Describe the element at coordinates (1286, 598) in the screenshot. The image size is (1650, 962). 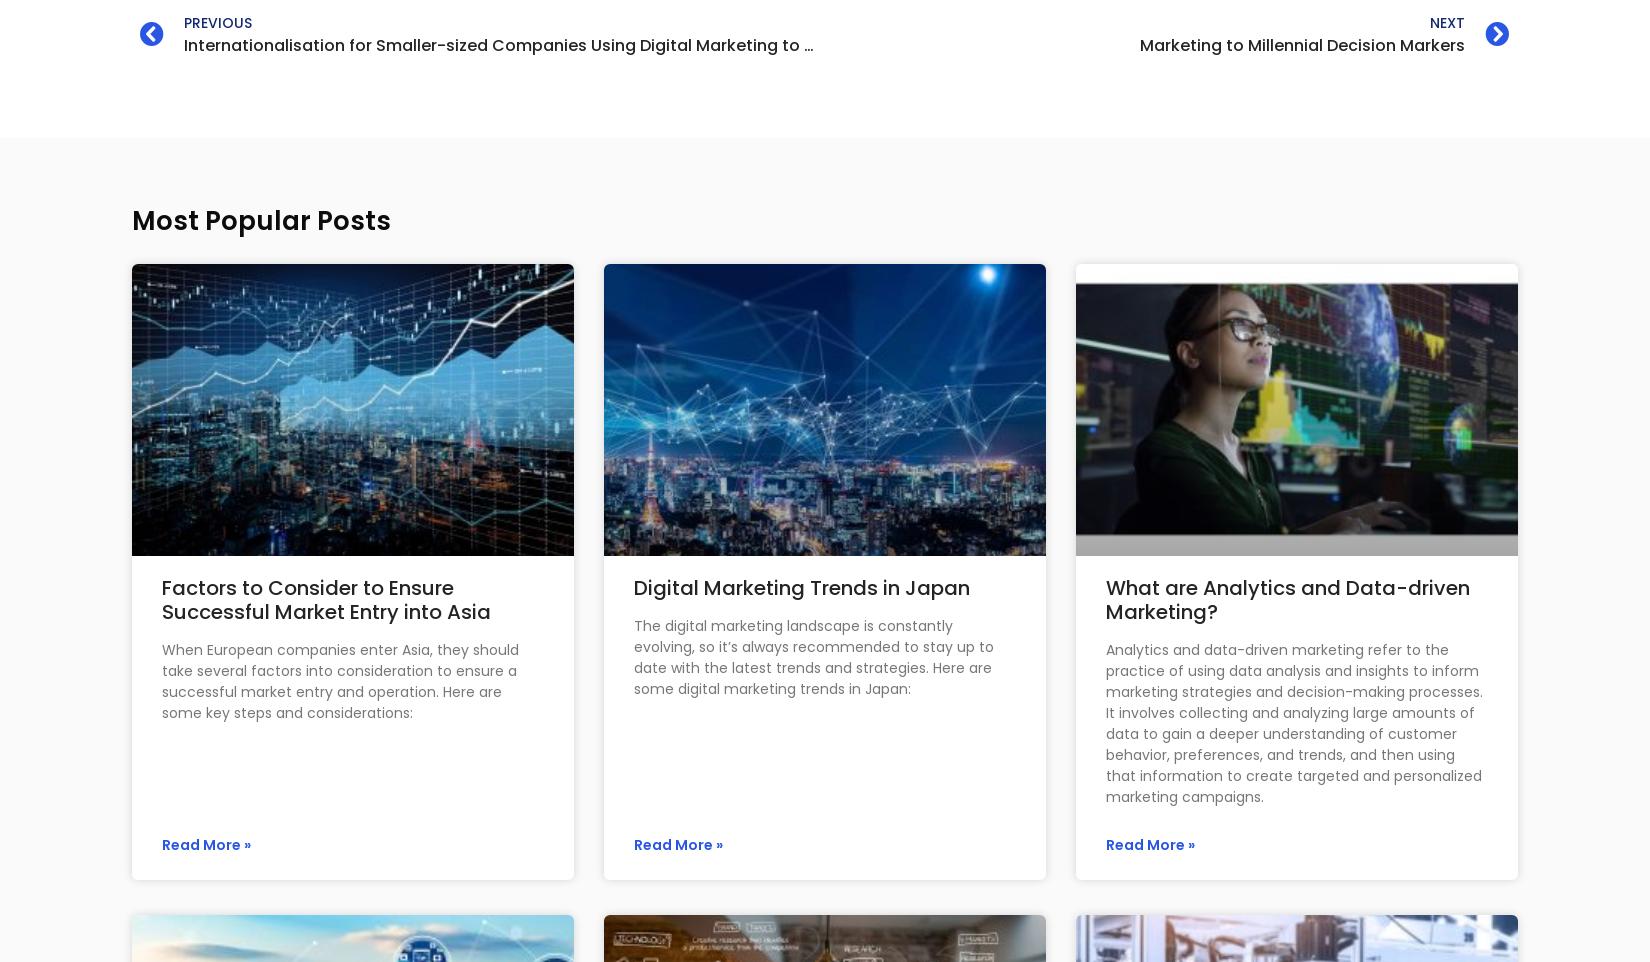
I see `'What are Analytics and Data-driven Marketing?'` at that location.